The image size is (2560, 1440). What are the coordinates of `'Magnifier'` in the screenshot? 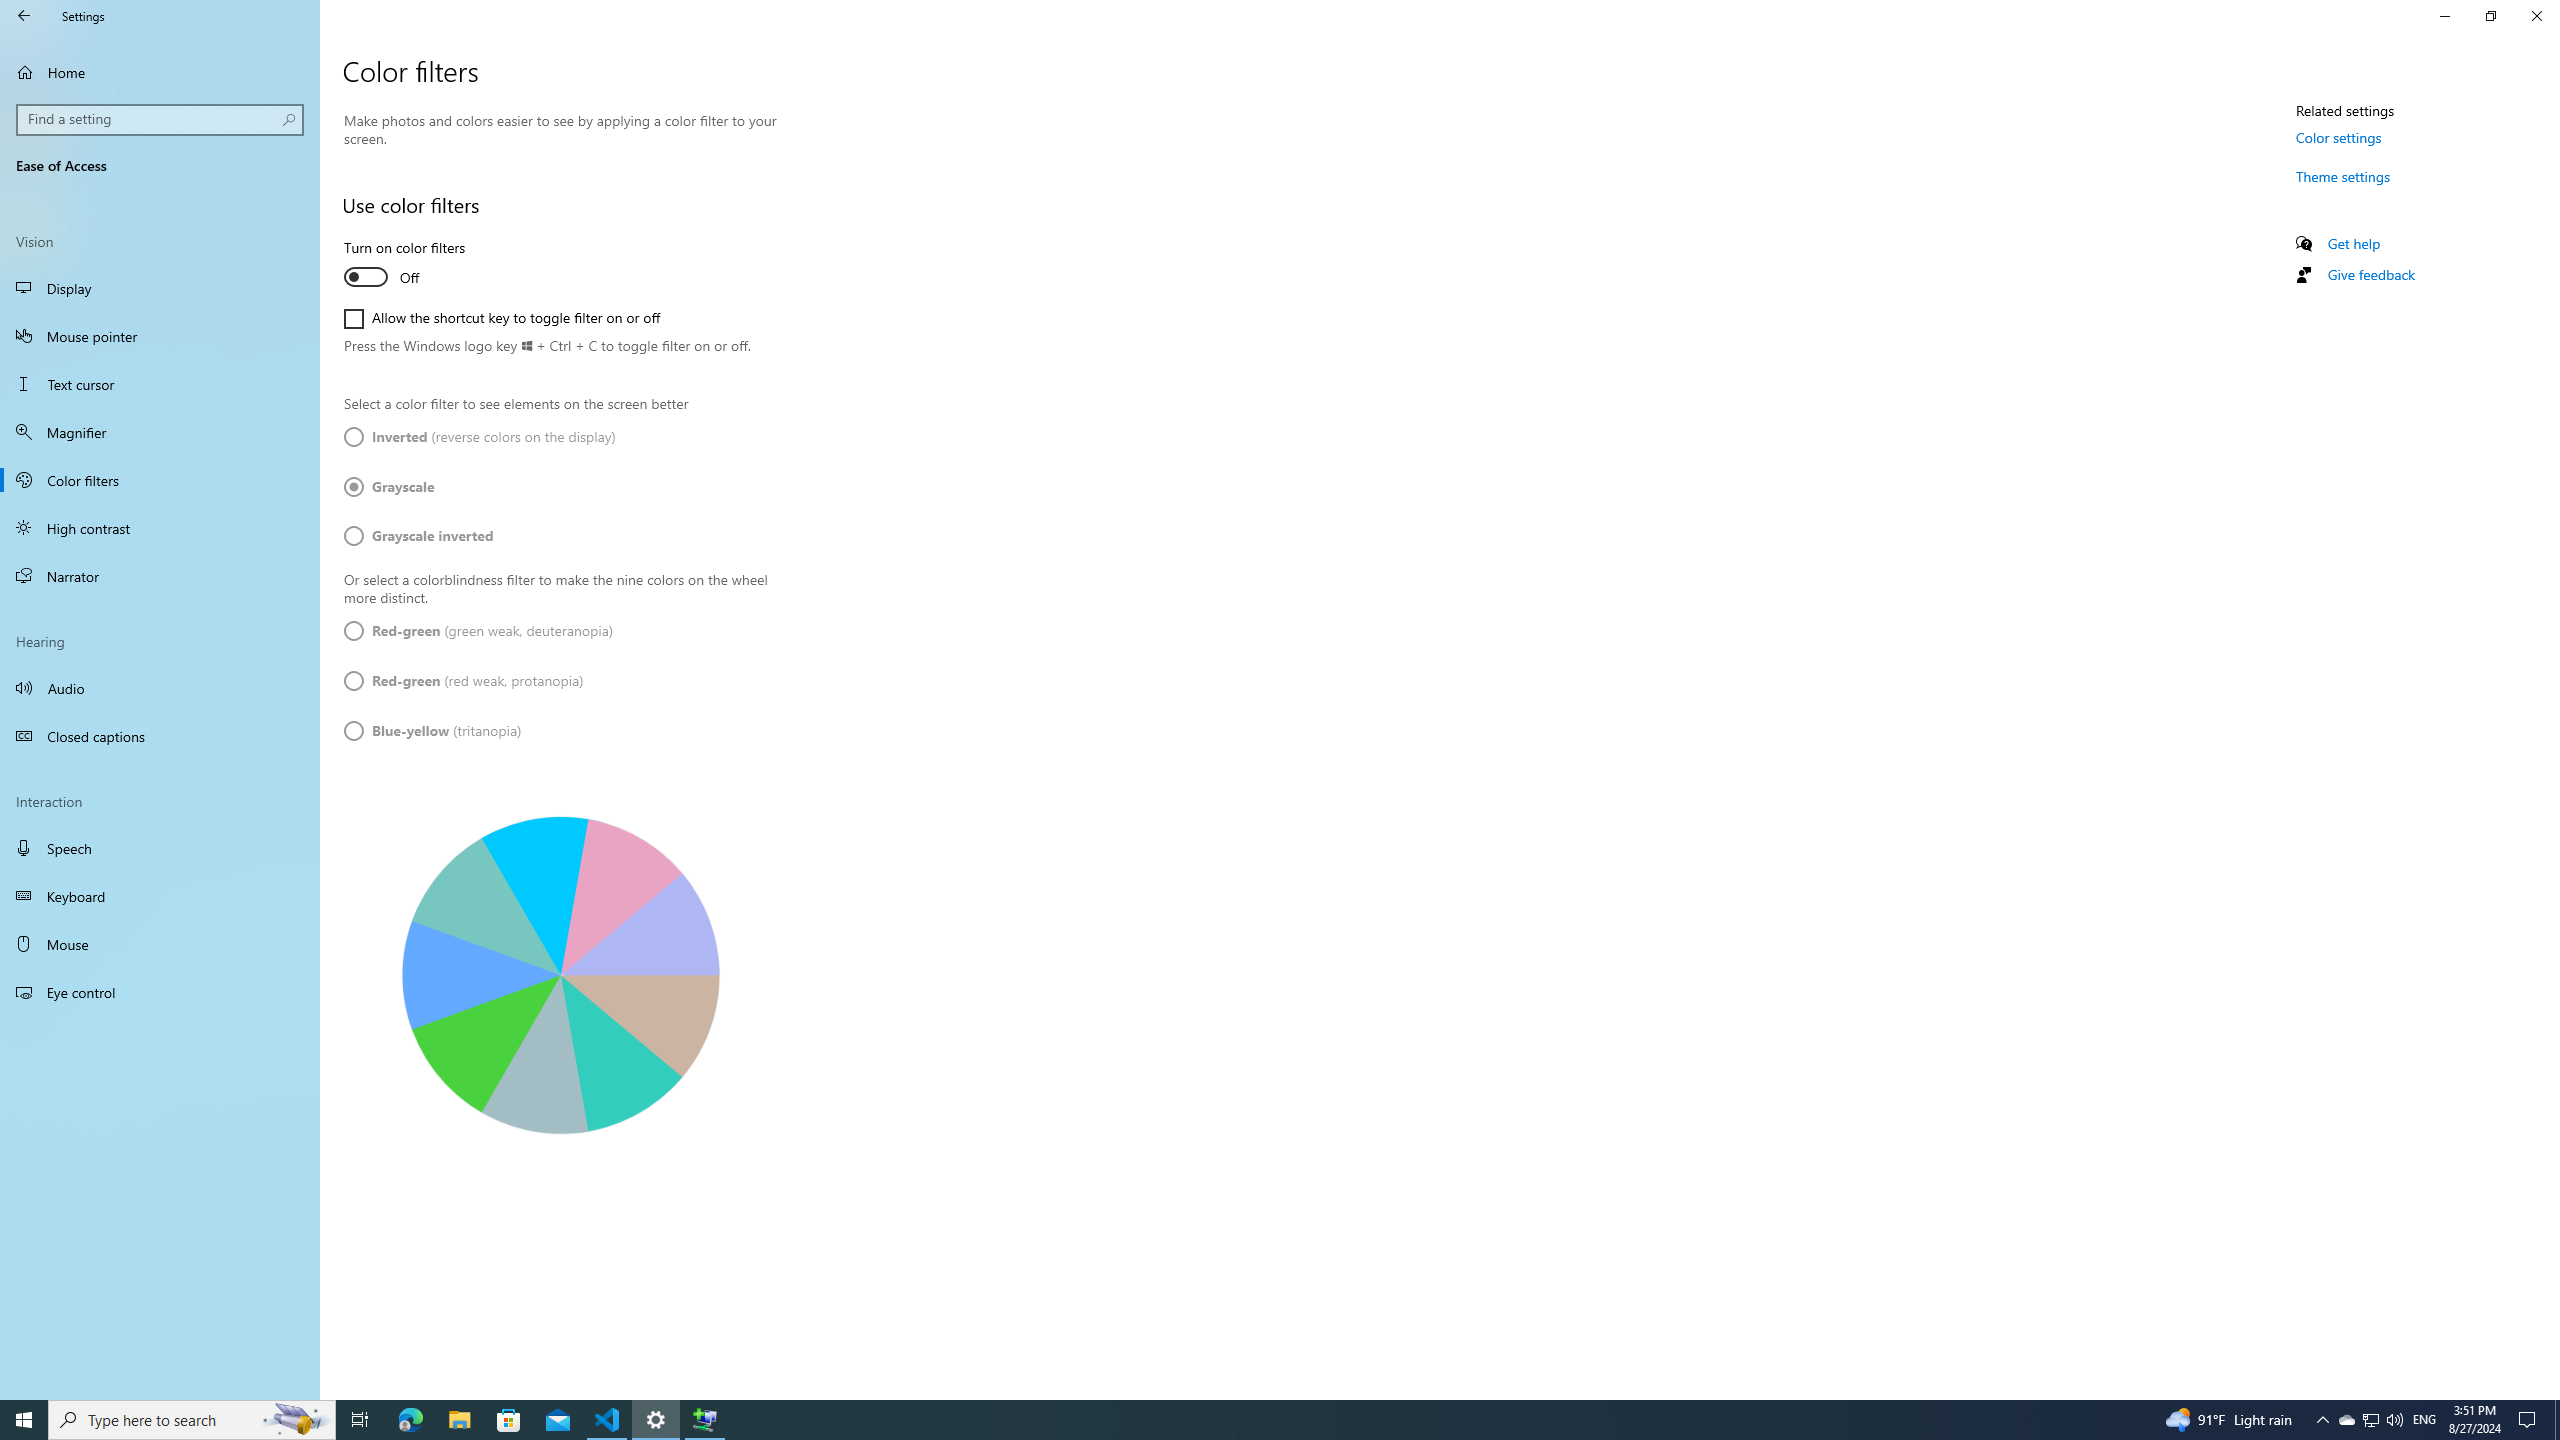 It's located at (159, 432).